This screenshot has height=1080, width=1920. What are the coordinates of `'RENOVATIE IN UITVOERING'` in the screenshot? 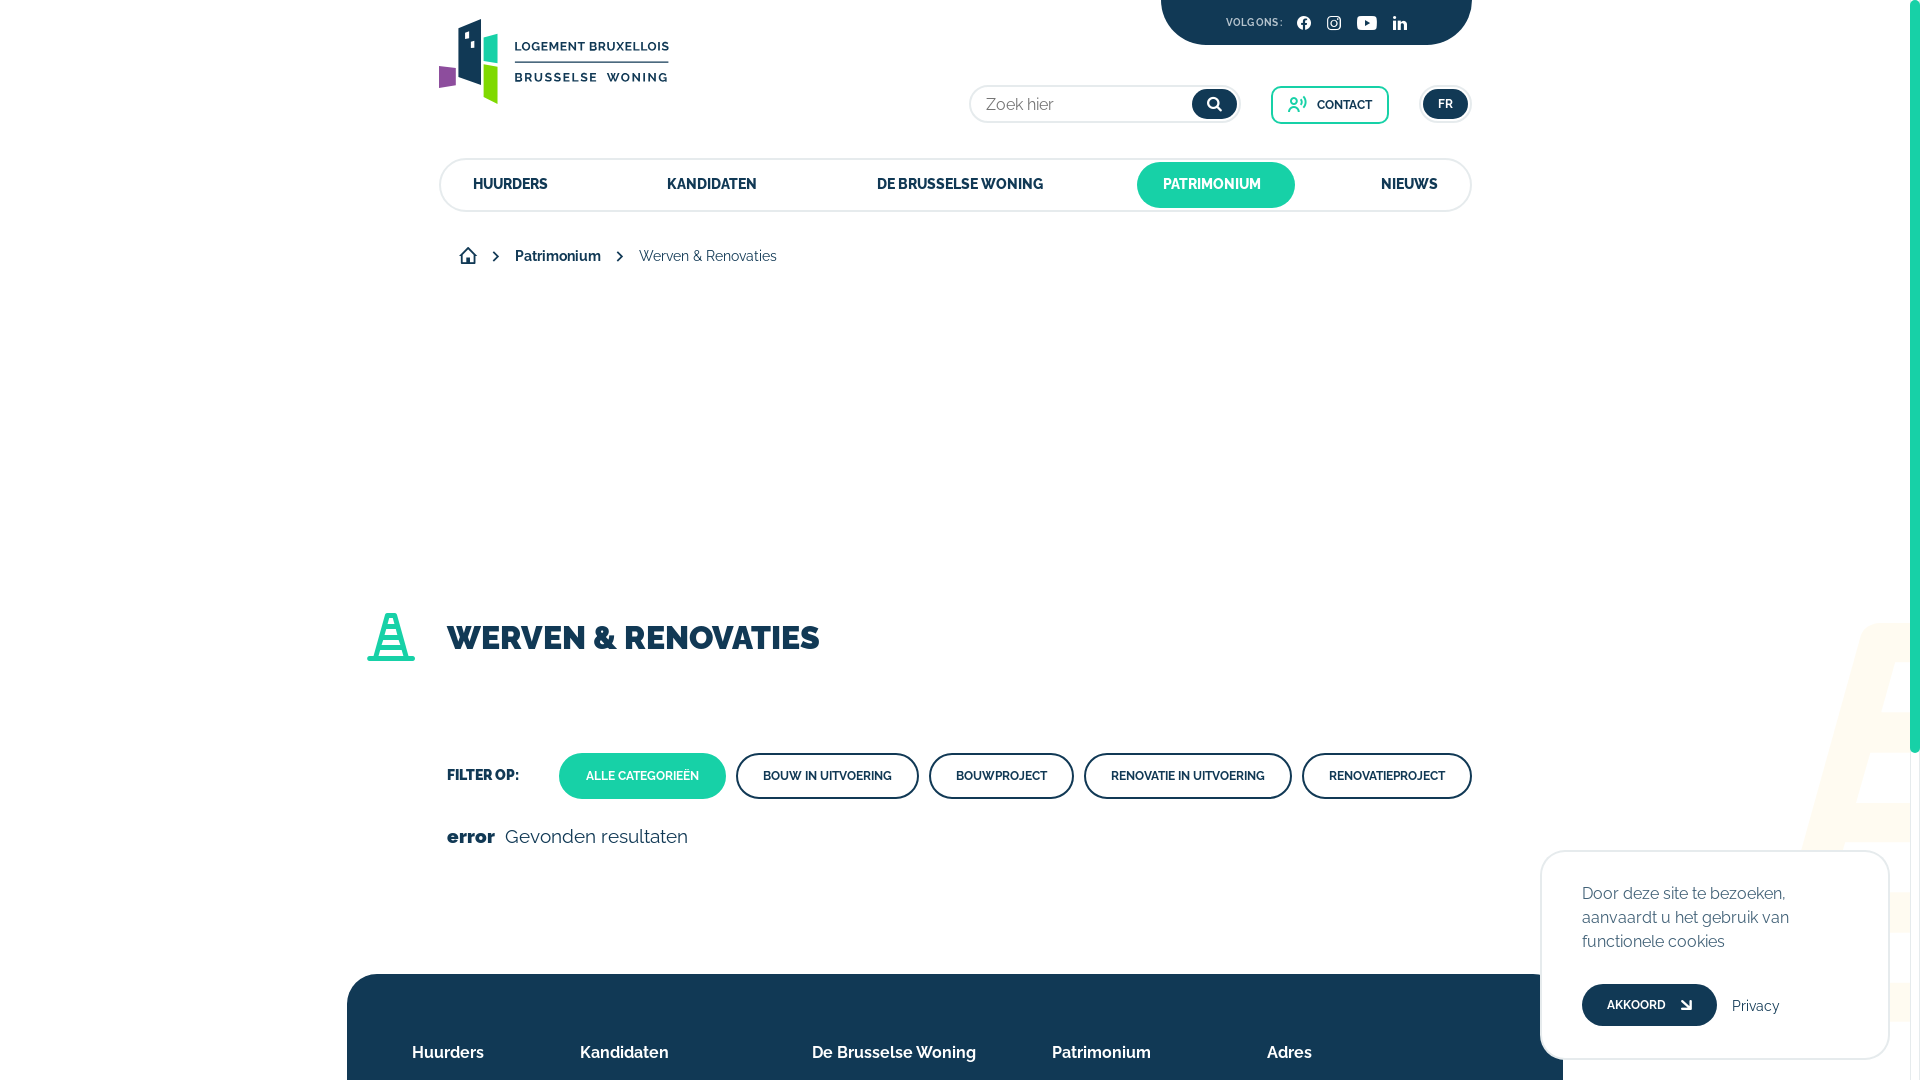 It's located at (1188, 774).